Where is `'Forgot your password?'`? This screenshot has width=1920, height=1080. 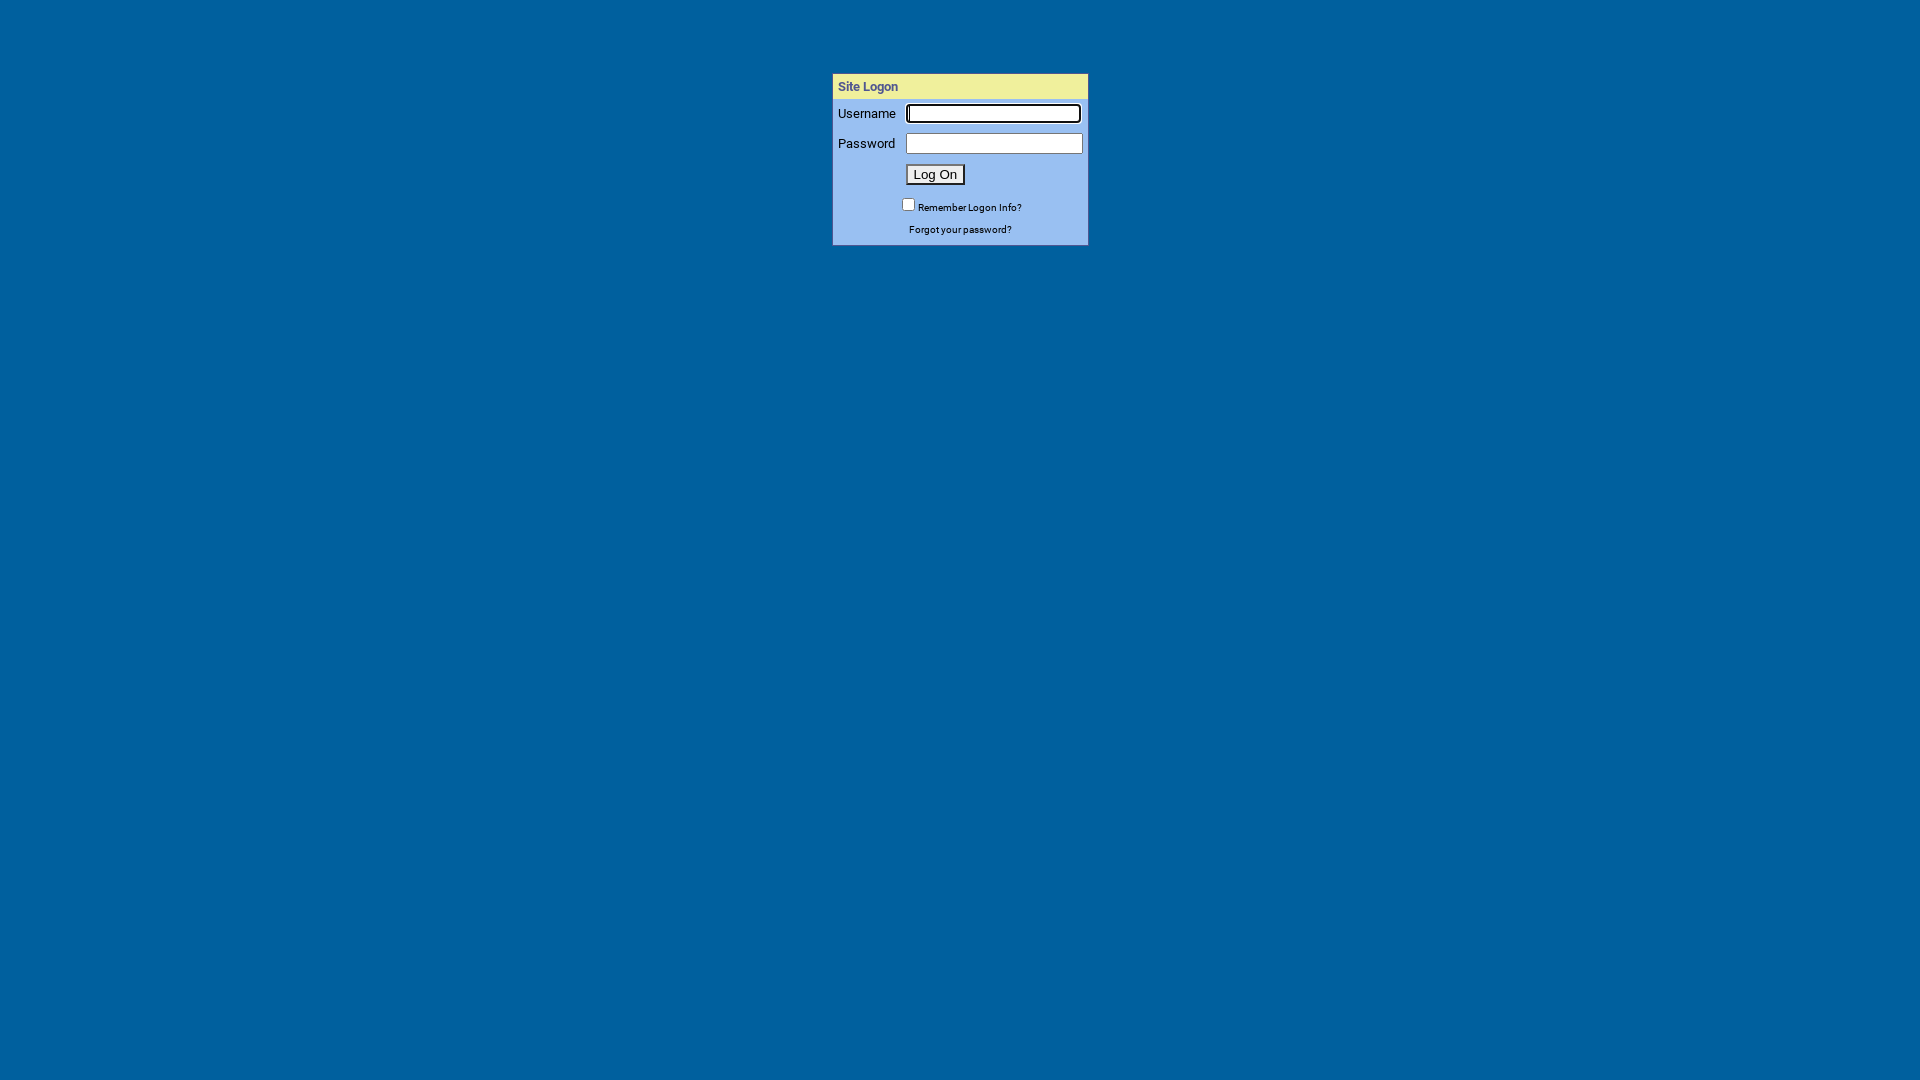 'Forgot your password?' is located at coordinates (906, 227).